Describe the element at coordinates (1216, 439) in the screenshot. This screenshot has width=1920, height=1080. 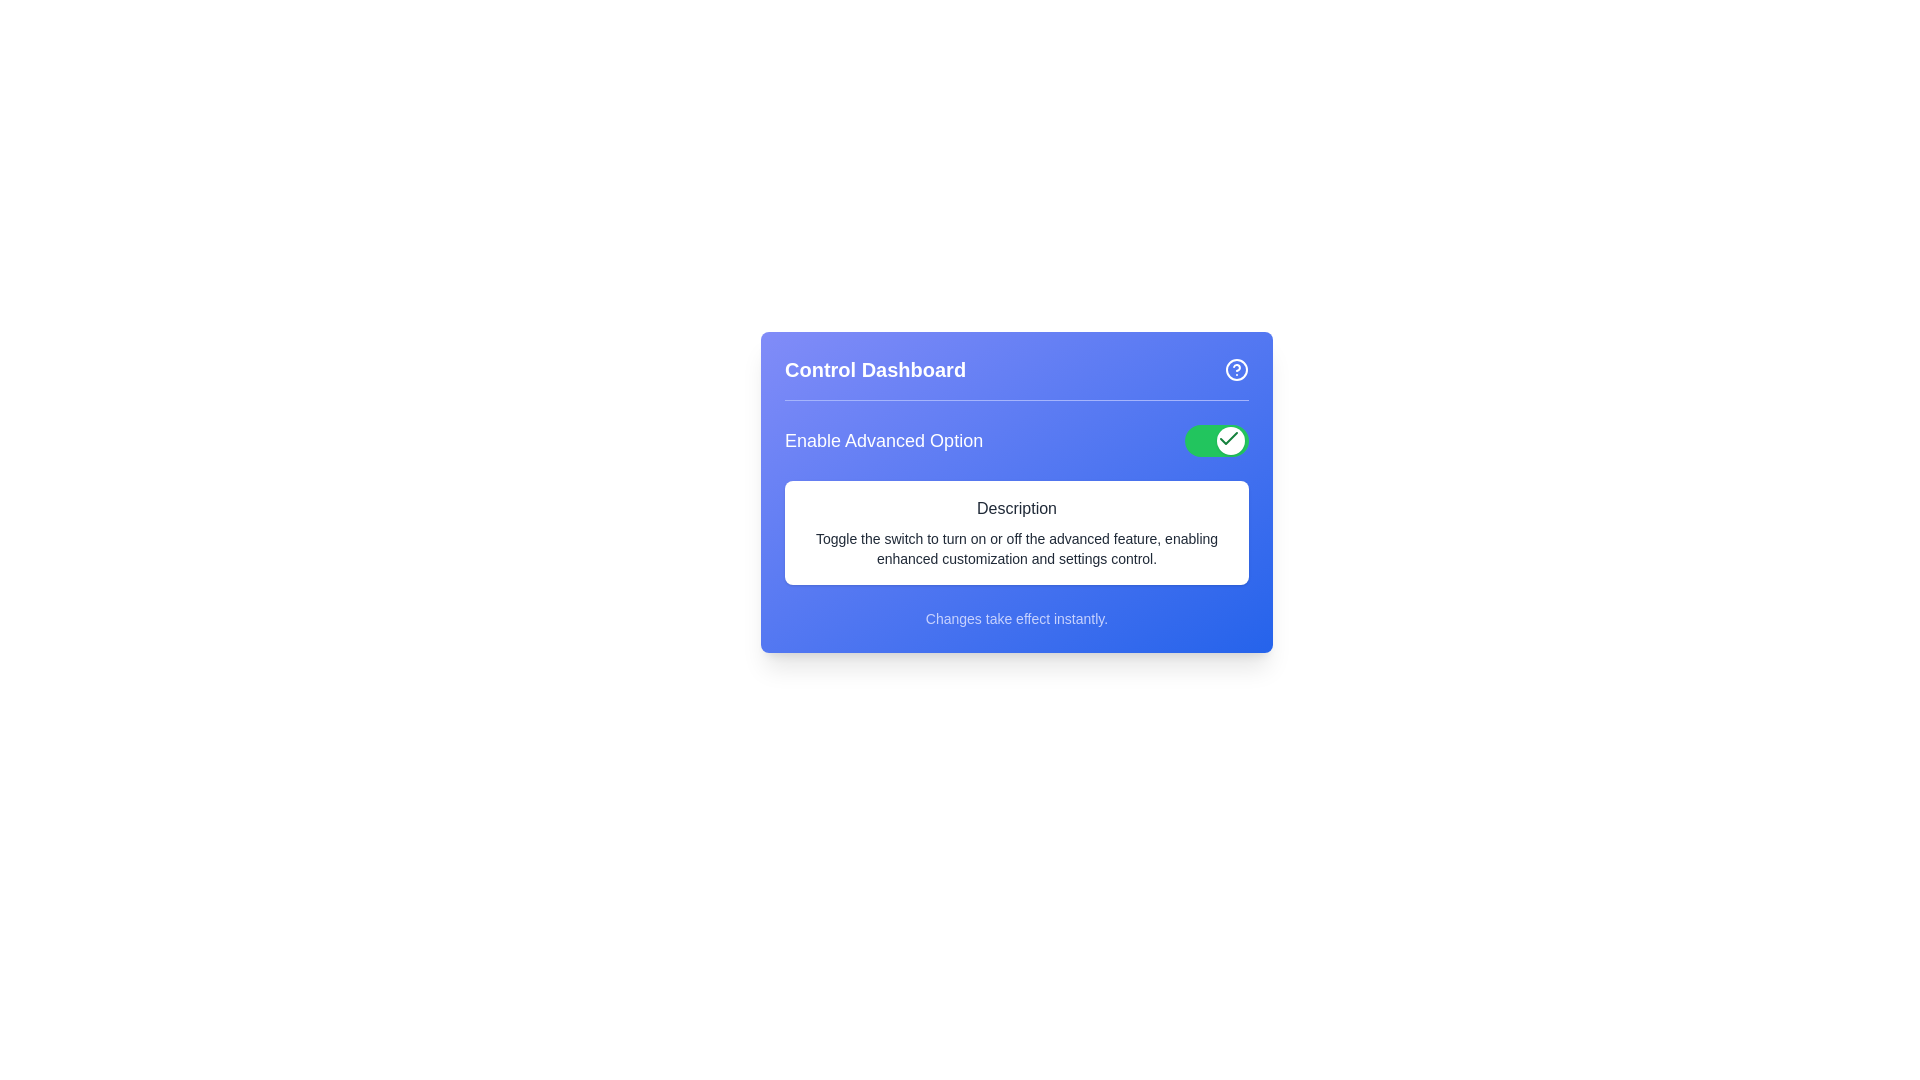
I see `the toggle switch with a green background and a circular white handle` at that location.